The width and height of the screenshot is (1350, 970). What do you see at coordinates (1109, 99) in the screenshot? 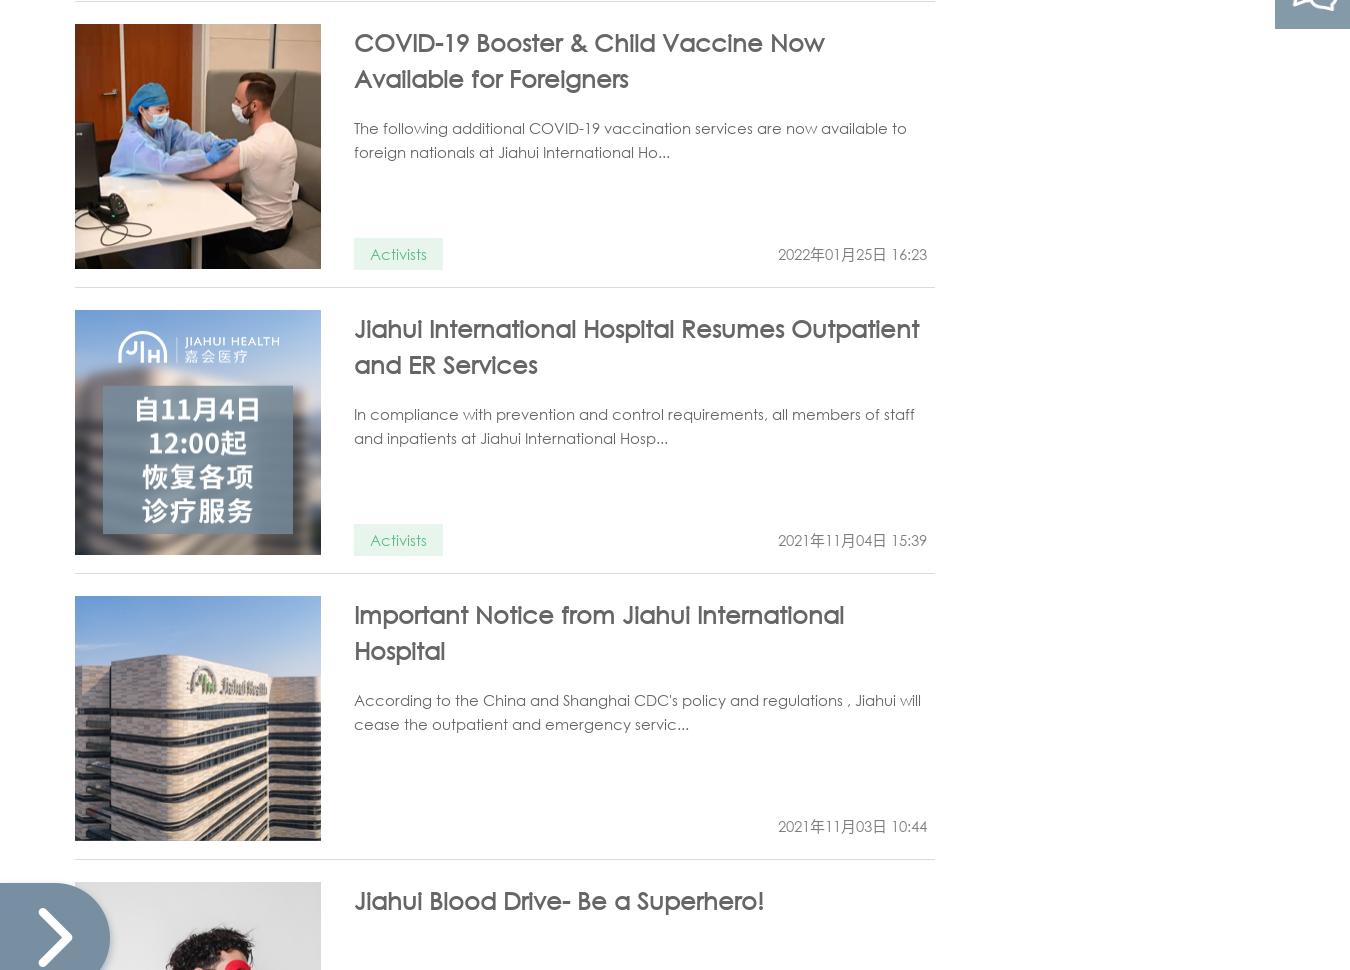
I see `'Scan the QR code to follow'` at bounding box center [1109, 99].